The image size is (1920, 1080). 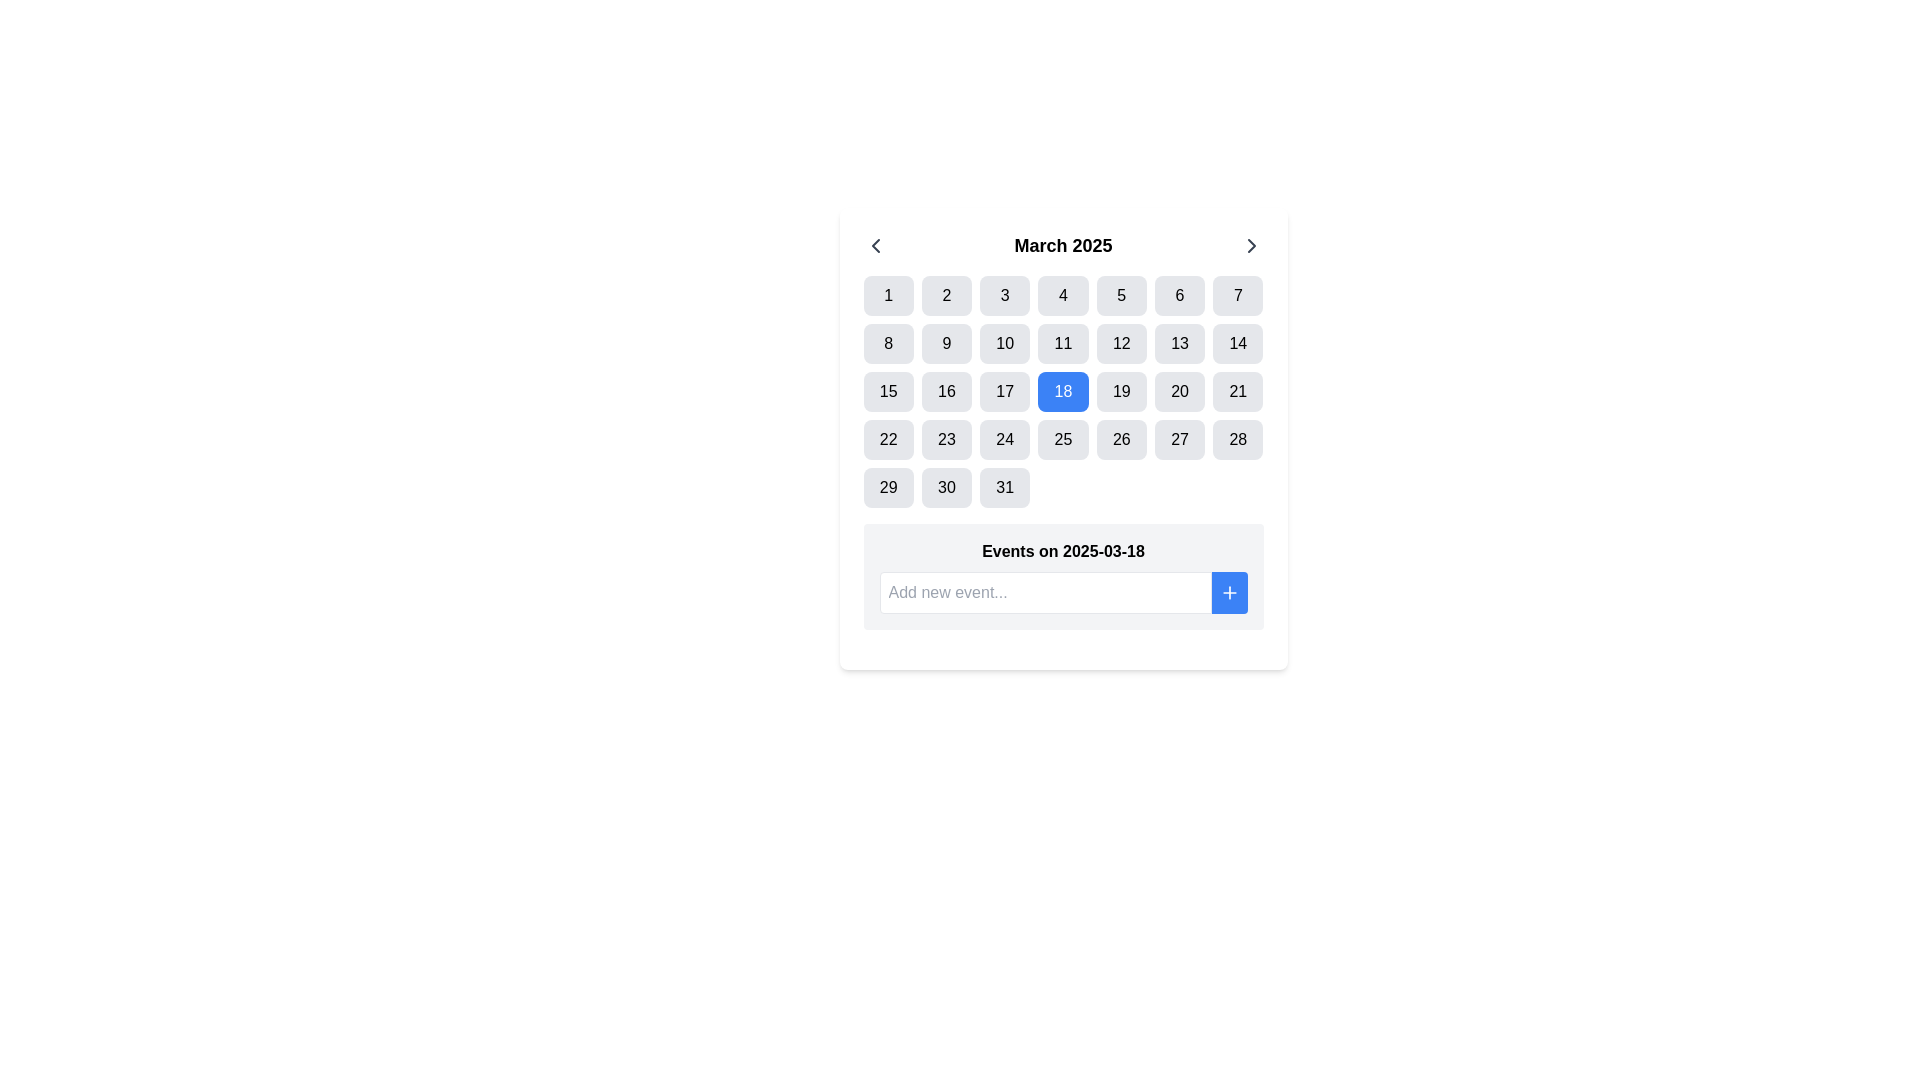 What do you see at coordinates (1121, 296) in the screenshot?
I see `the fifth calendar day cell` at bounding box center [1121, 296].